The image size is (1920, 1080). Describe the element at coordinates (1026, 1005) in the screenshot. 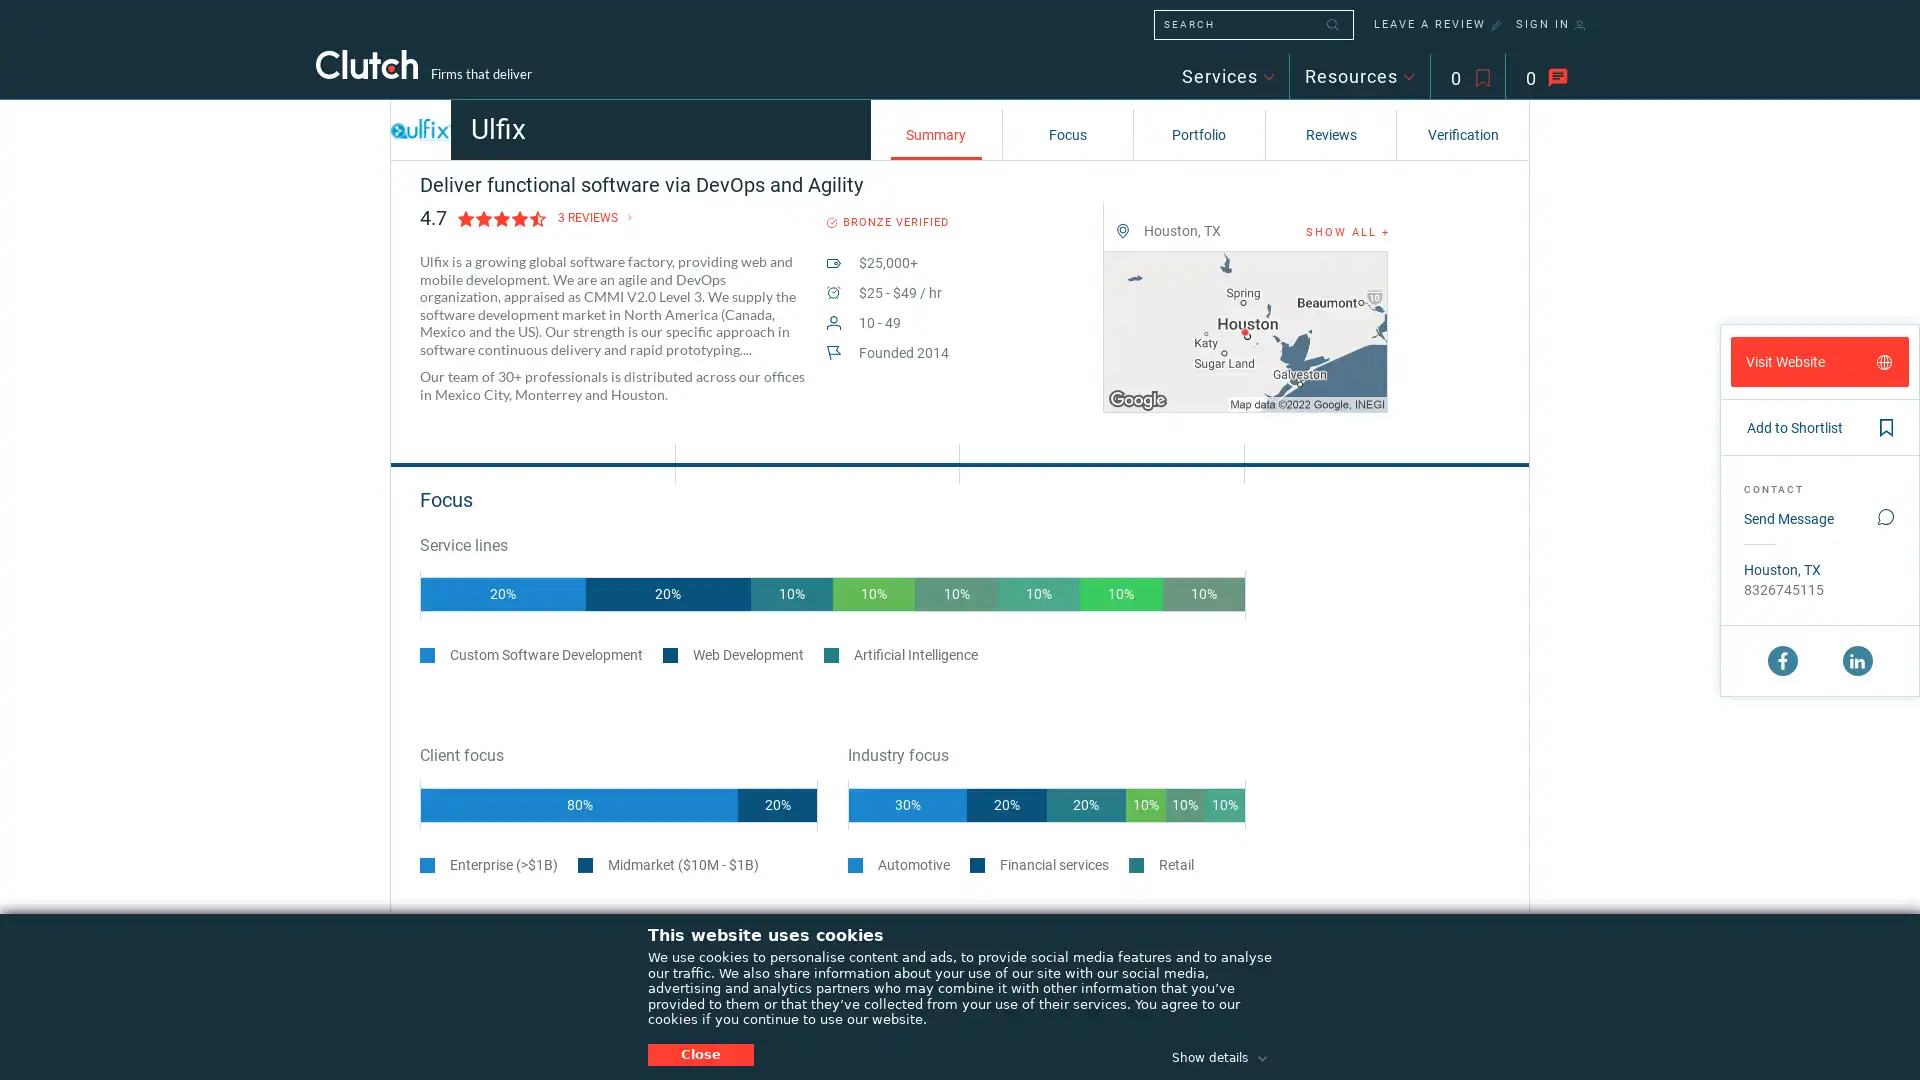

I see `10%` at that location.